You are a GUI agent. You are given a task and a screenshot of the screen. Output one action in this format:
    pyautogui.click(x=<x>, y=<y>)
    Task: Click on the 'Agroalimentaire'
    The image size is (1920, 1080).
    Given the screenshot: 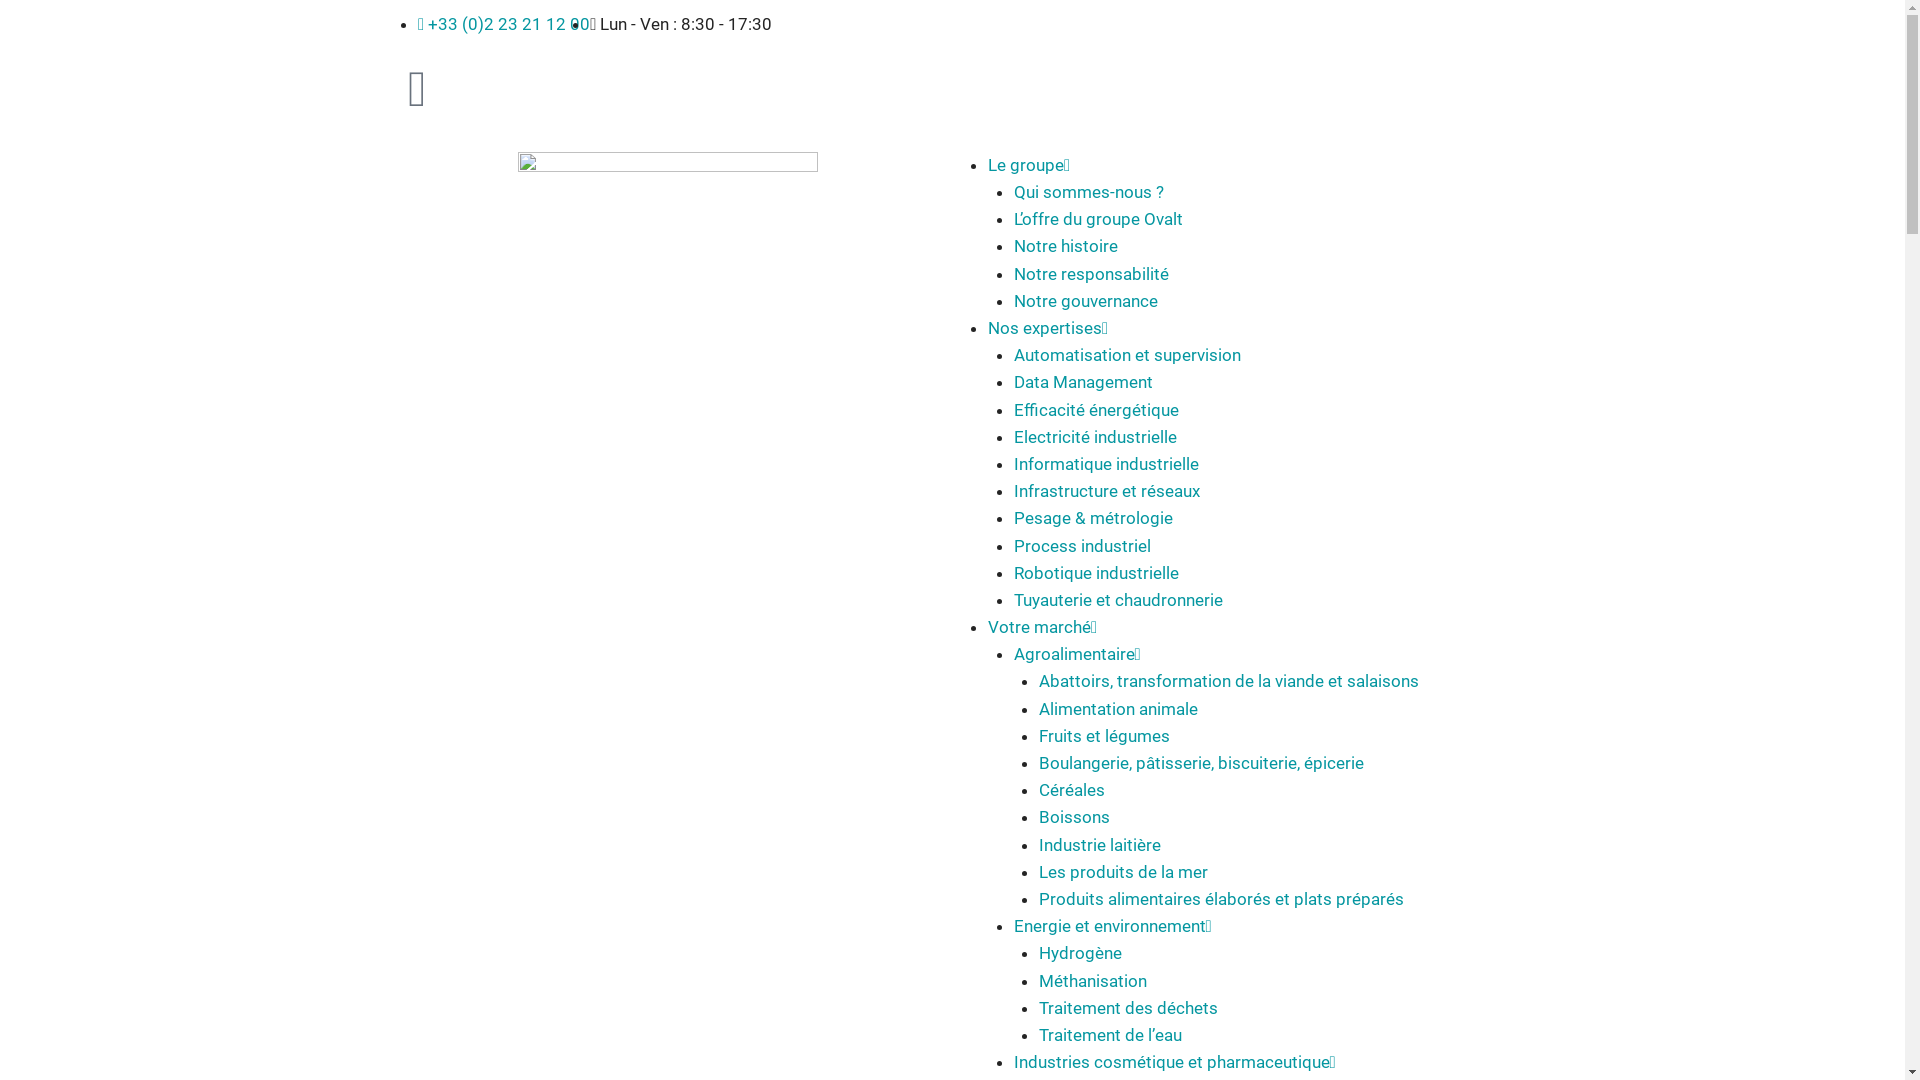 What is the action you would take?
    pyautogui.click(x=1073, y=654)
    